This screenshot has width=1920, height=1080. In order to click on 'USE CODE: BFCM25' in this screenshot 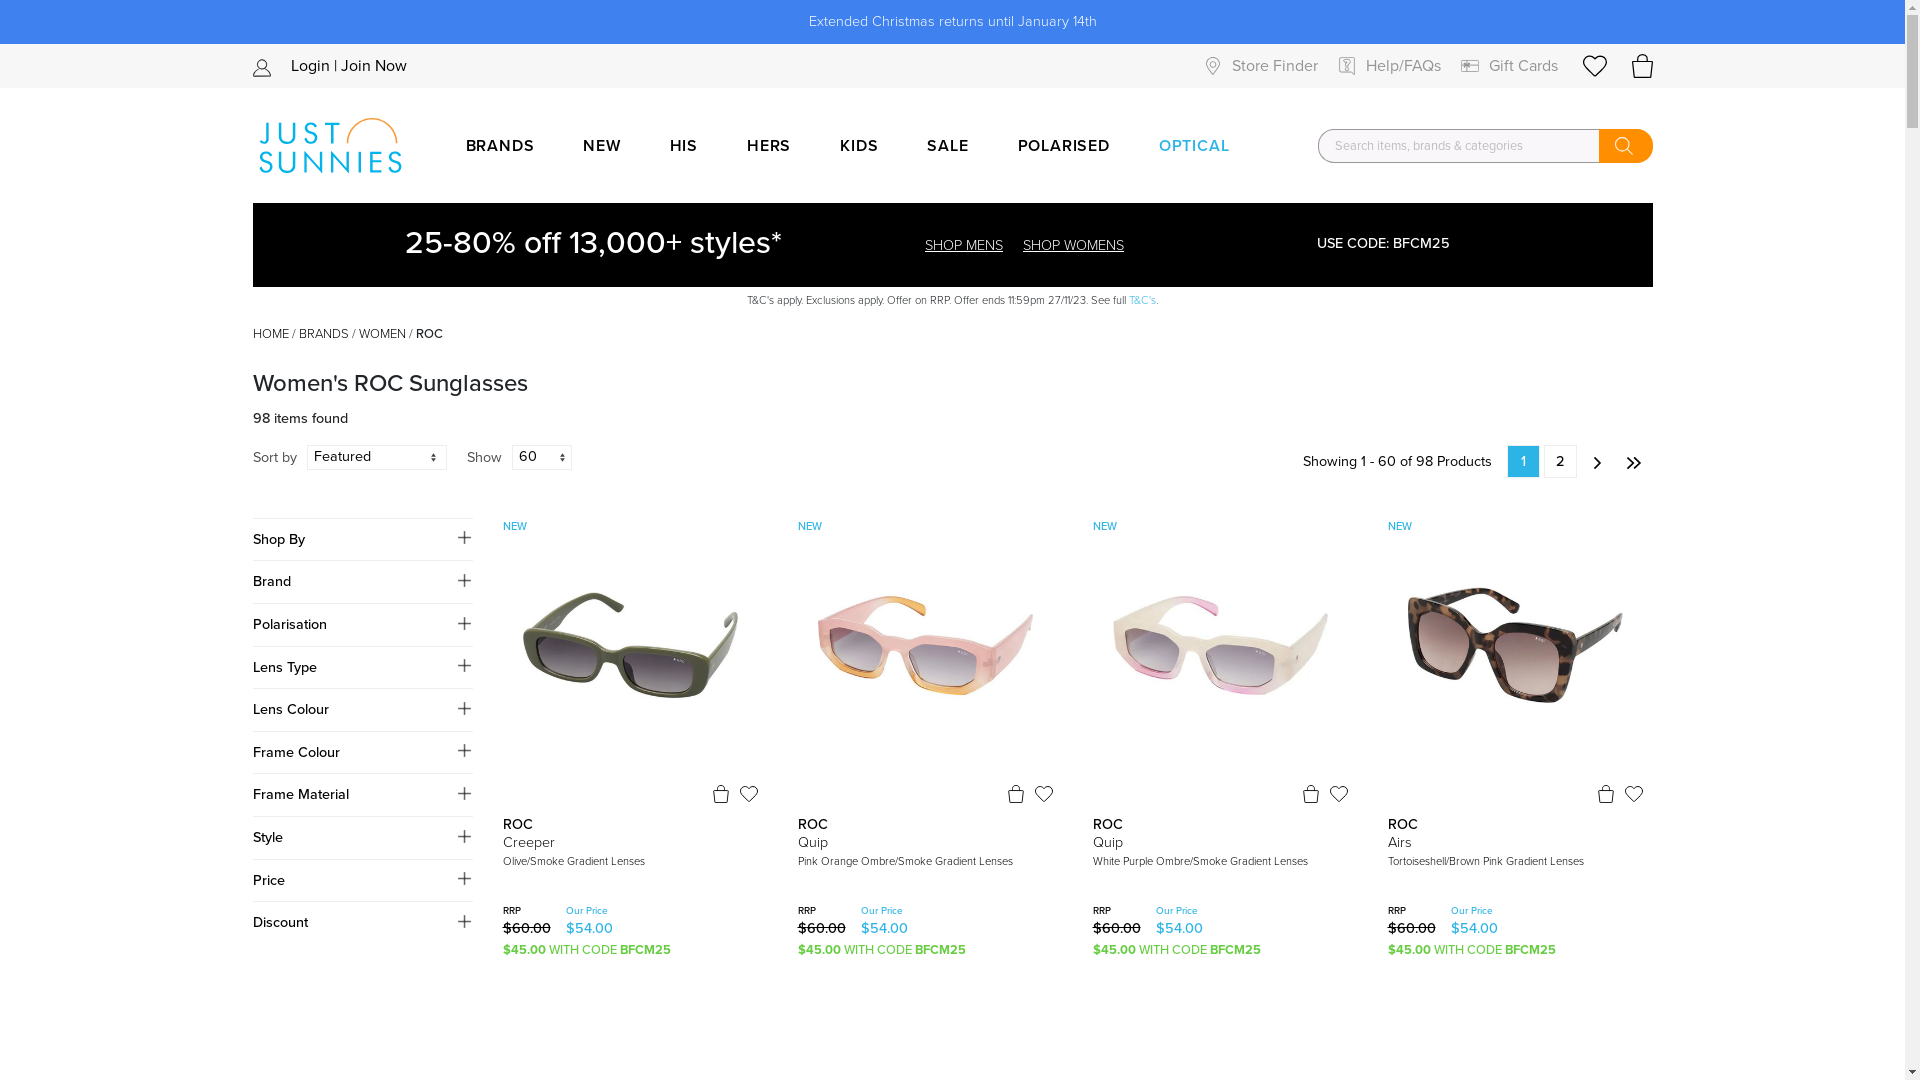, I will do `click(1266, 242)`.